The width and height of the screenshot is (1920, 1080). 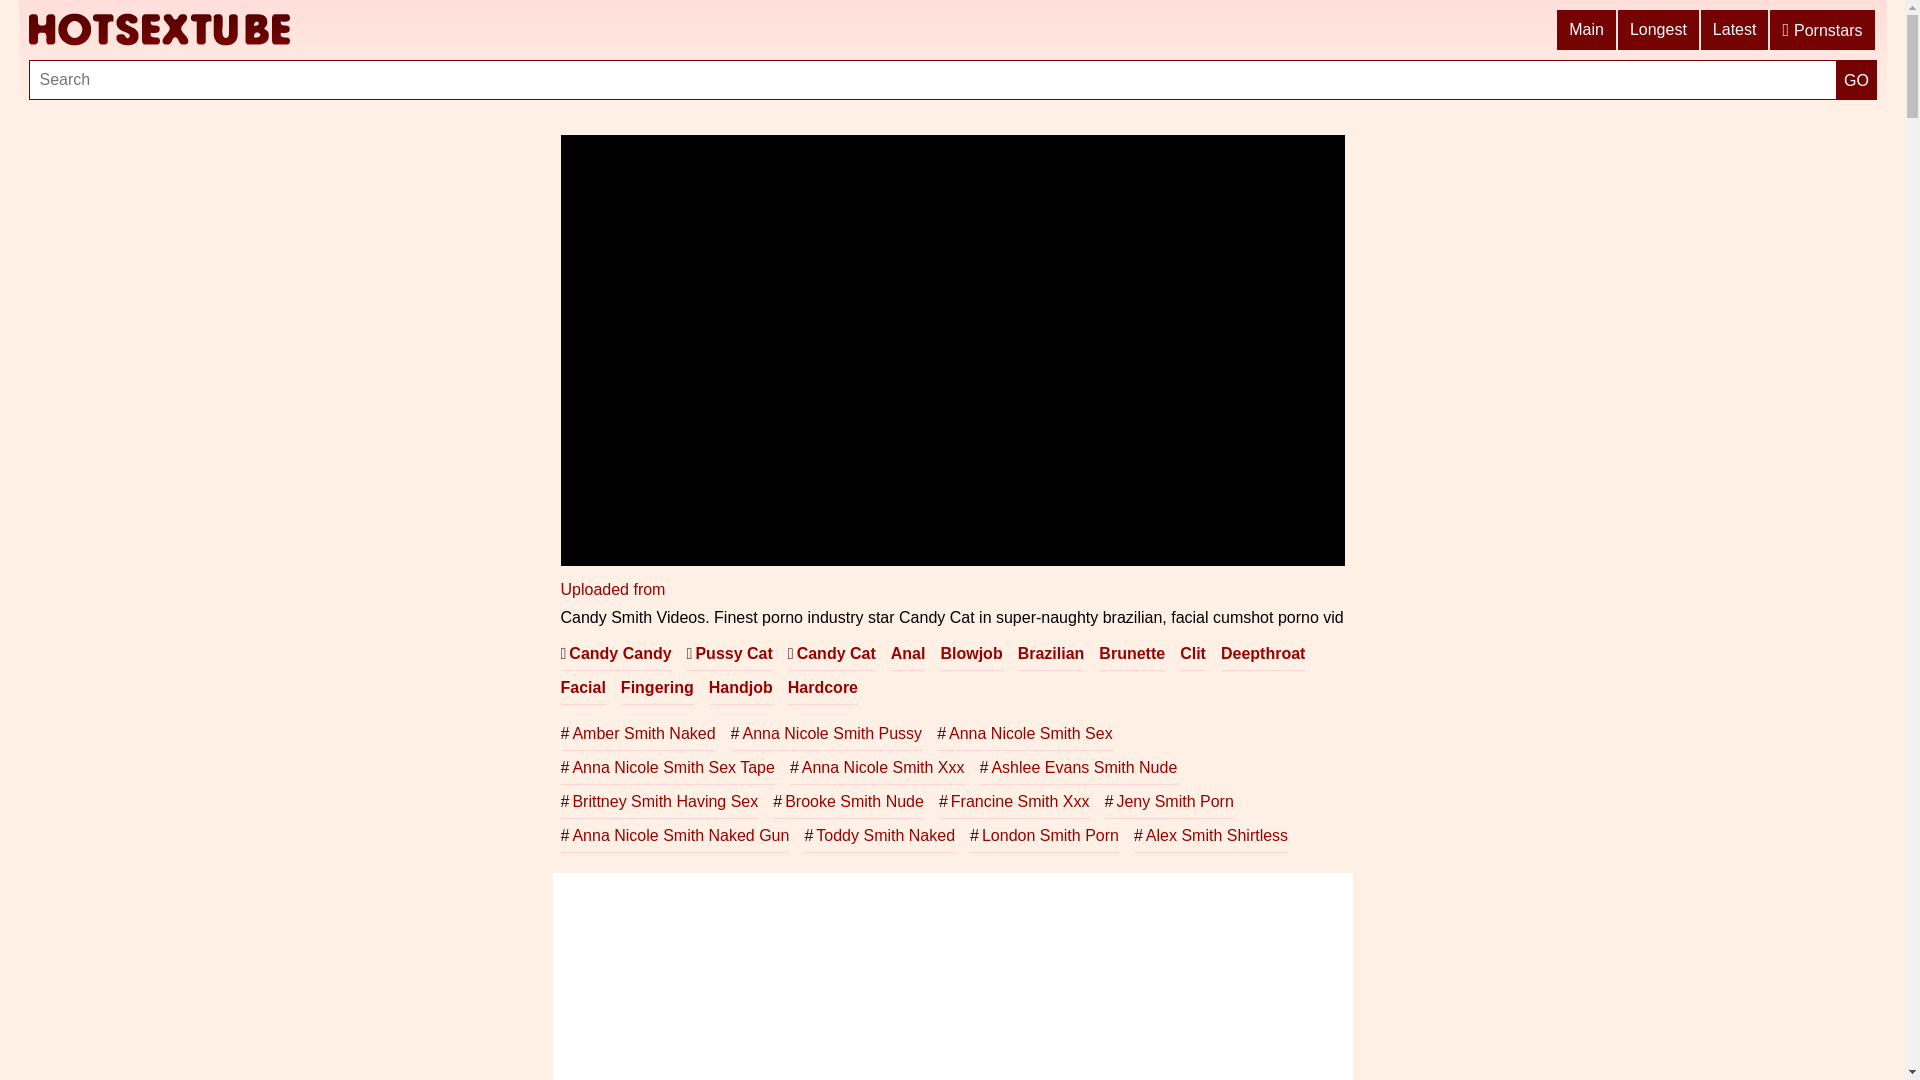 I want to click on 'Candy Candy', so click(x=614, y=654).